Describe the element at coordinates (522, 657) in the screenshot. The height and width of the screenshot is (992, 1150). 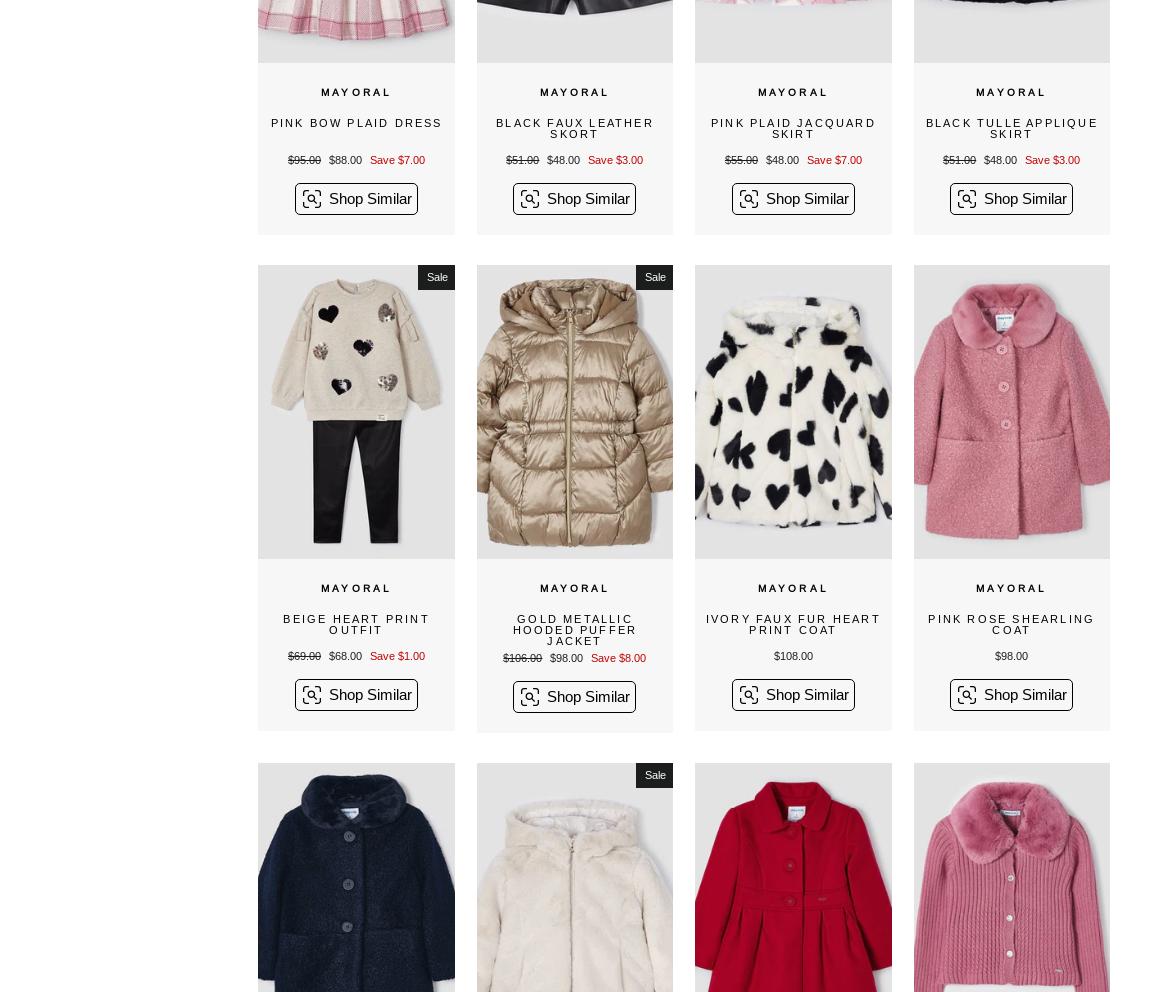
I see `'$106.00'` at that location.